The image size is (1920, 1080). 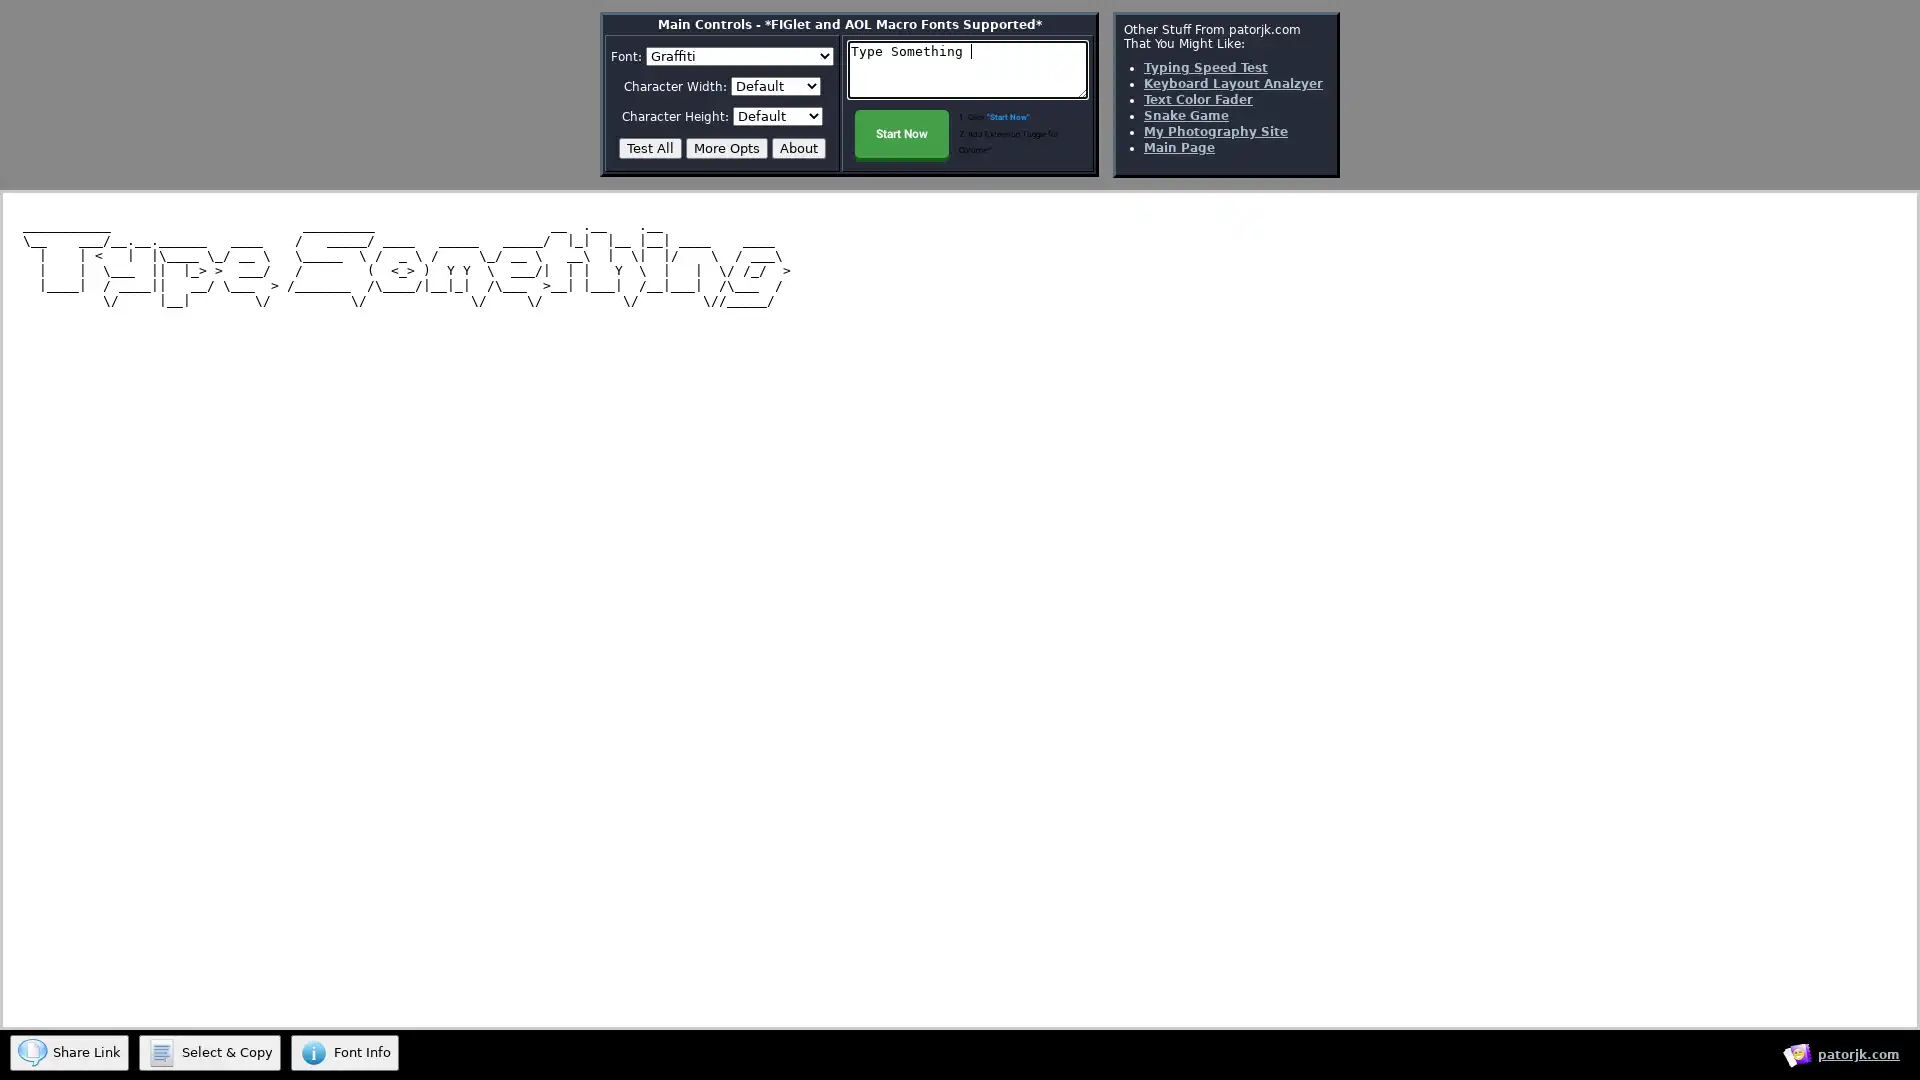 What do you see at coordinates (797, 146) in the screenshot?
I see `About` at bounding box center [797, 146].